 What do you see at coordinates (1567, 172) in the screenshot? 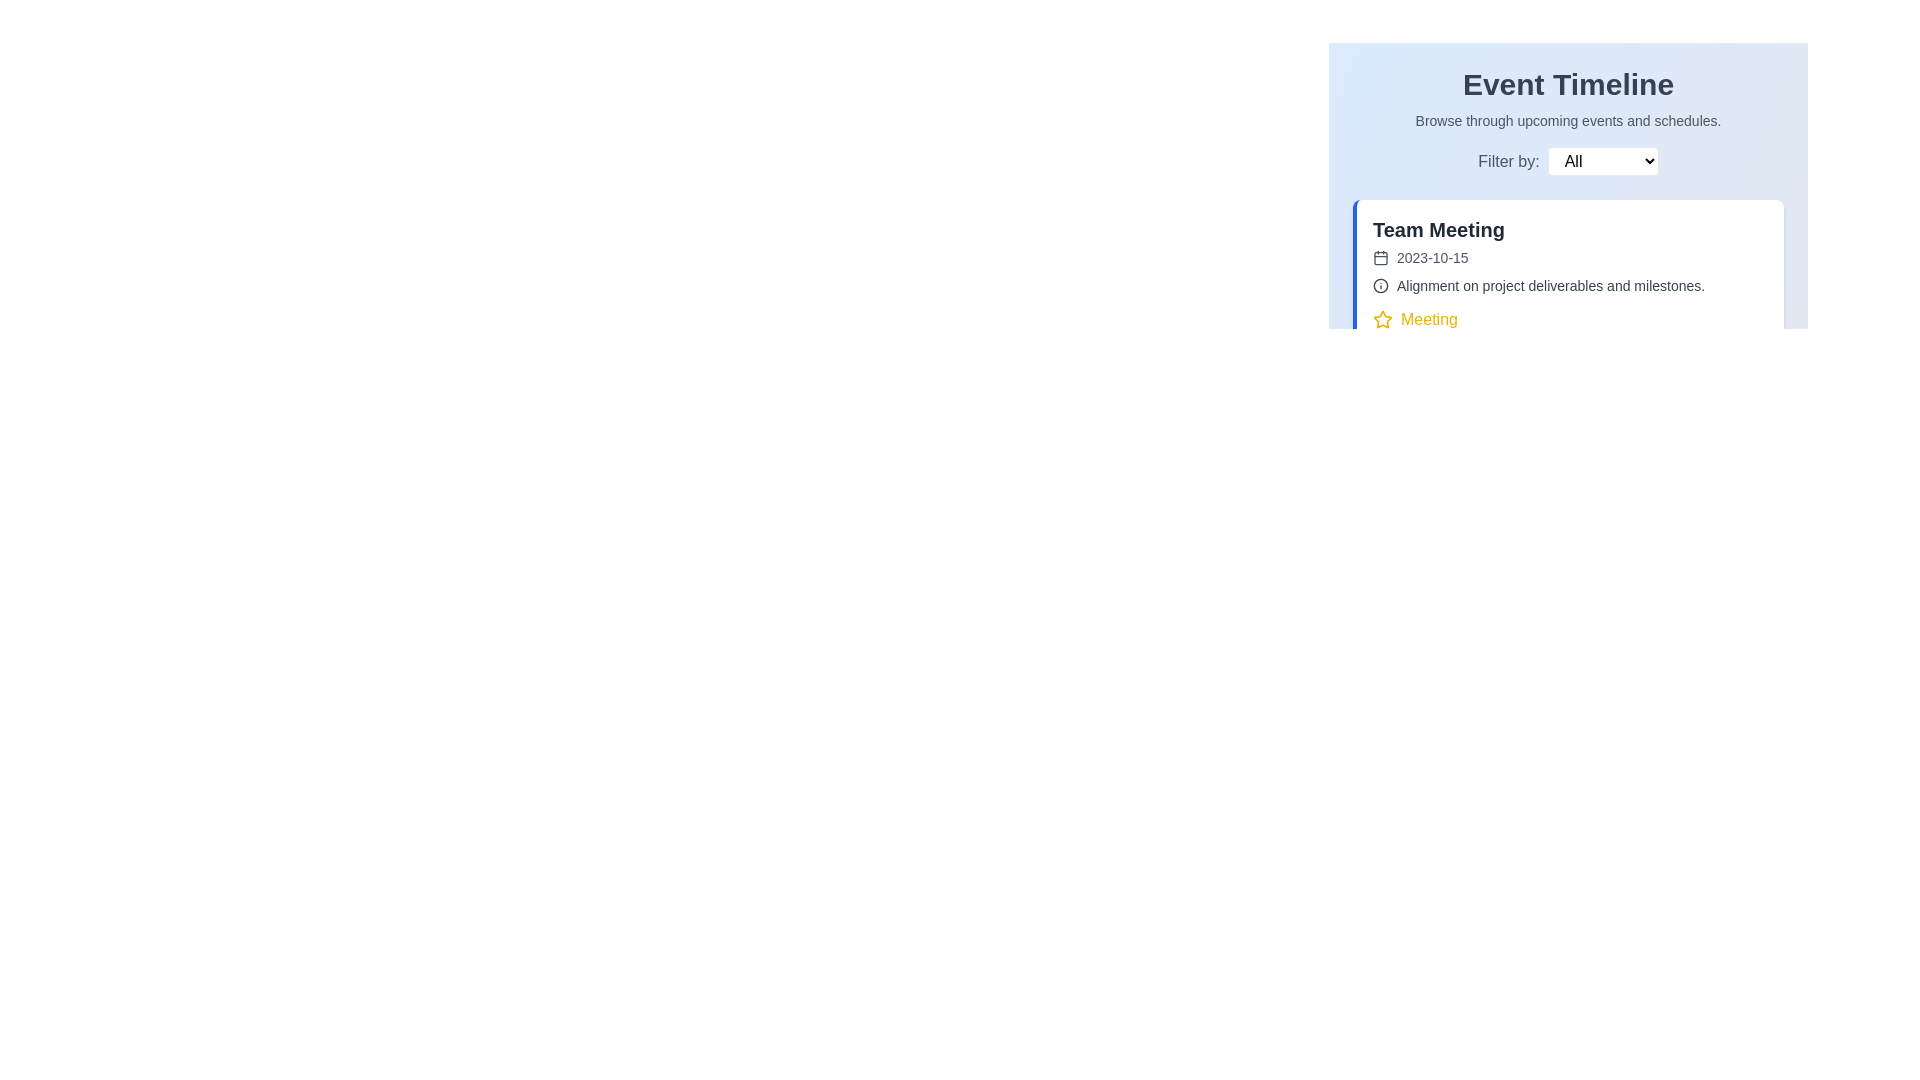
I see `the dropdown menu located directly under the 'Filter by:' label in the event timeline section` at bounding box center [1567, 172].